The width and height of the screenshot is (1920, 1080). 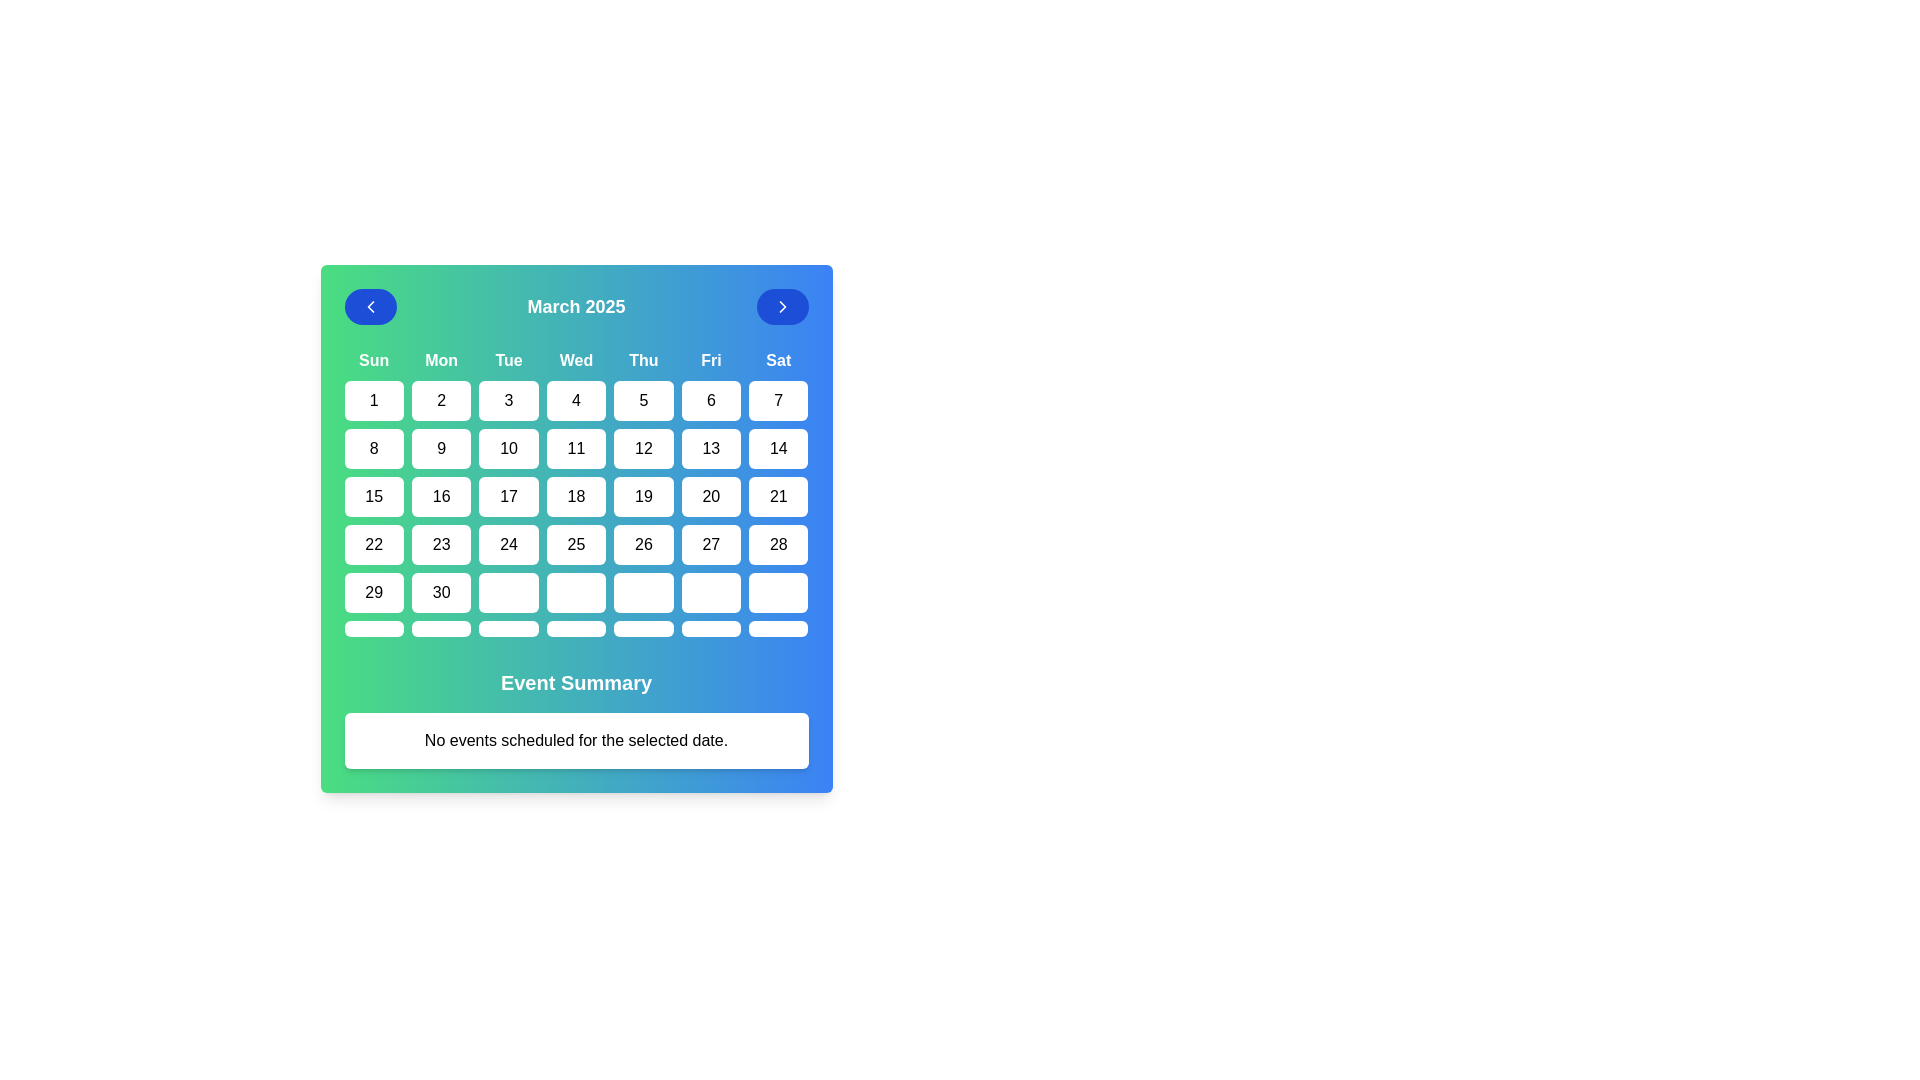 What do you see at coordinates (374, 592) in the screenshot?
I see `the calendar cell displaying the number '29'` at bounding box center [374, 592].